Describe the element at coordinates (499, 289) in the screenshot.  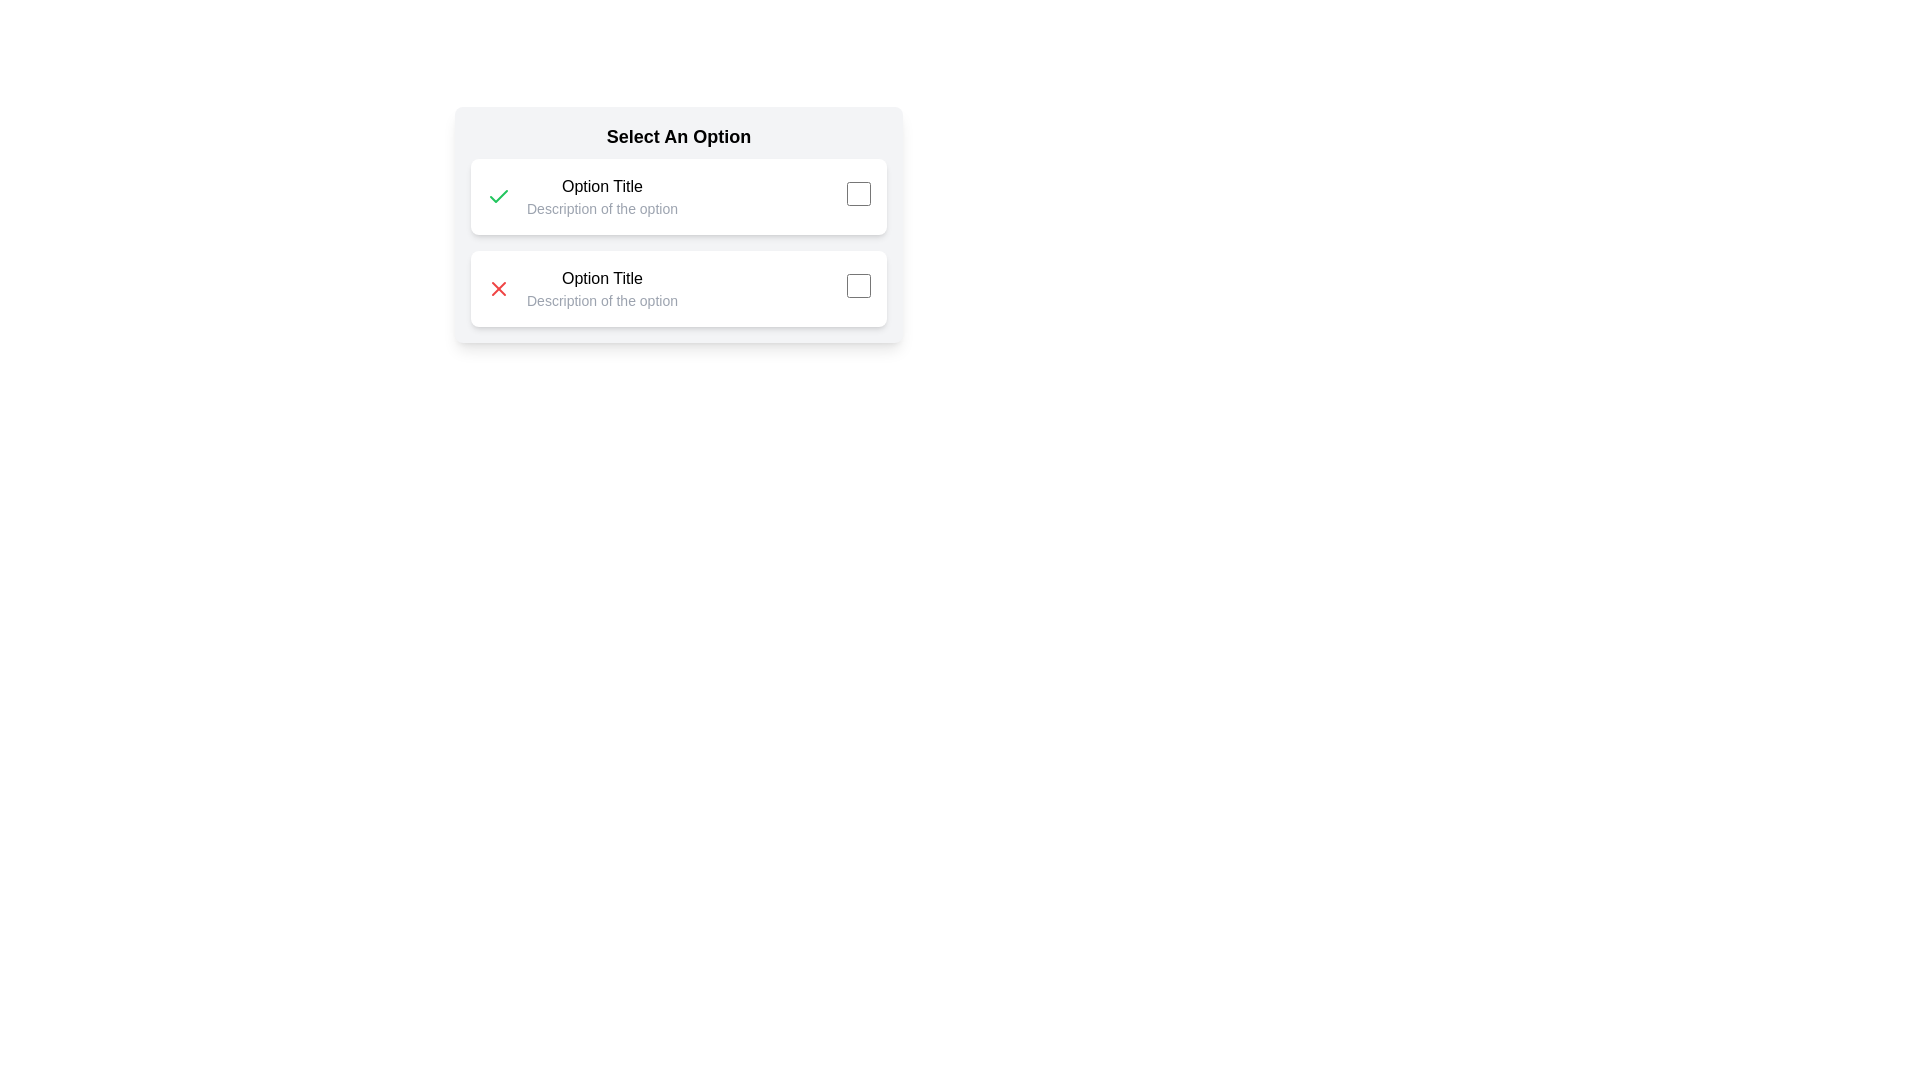
I see `the state of the negative indicator icon located on the left-hand side of the second option in the list of selectable items` at that location.